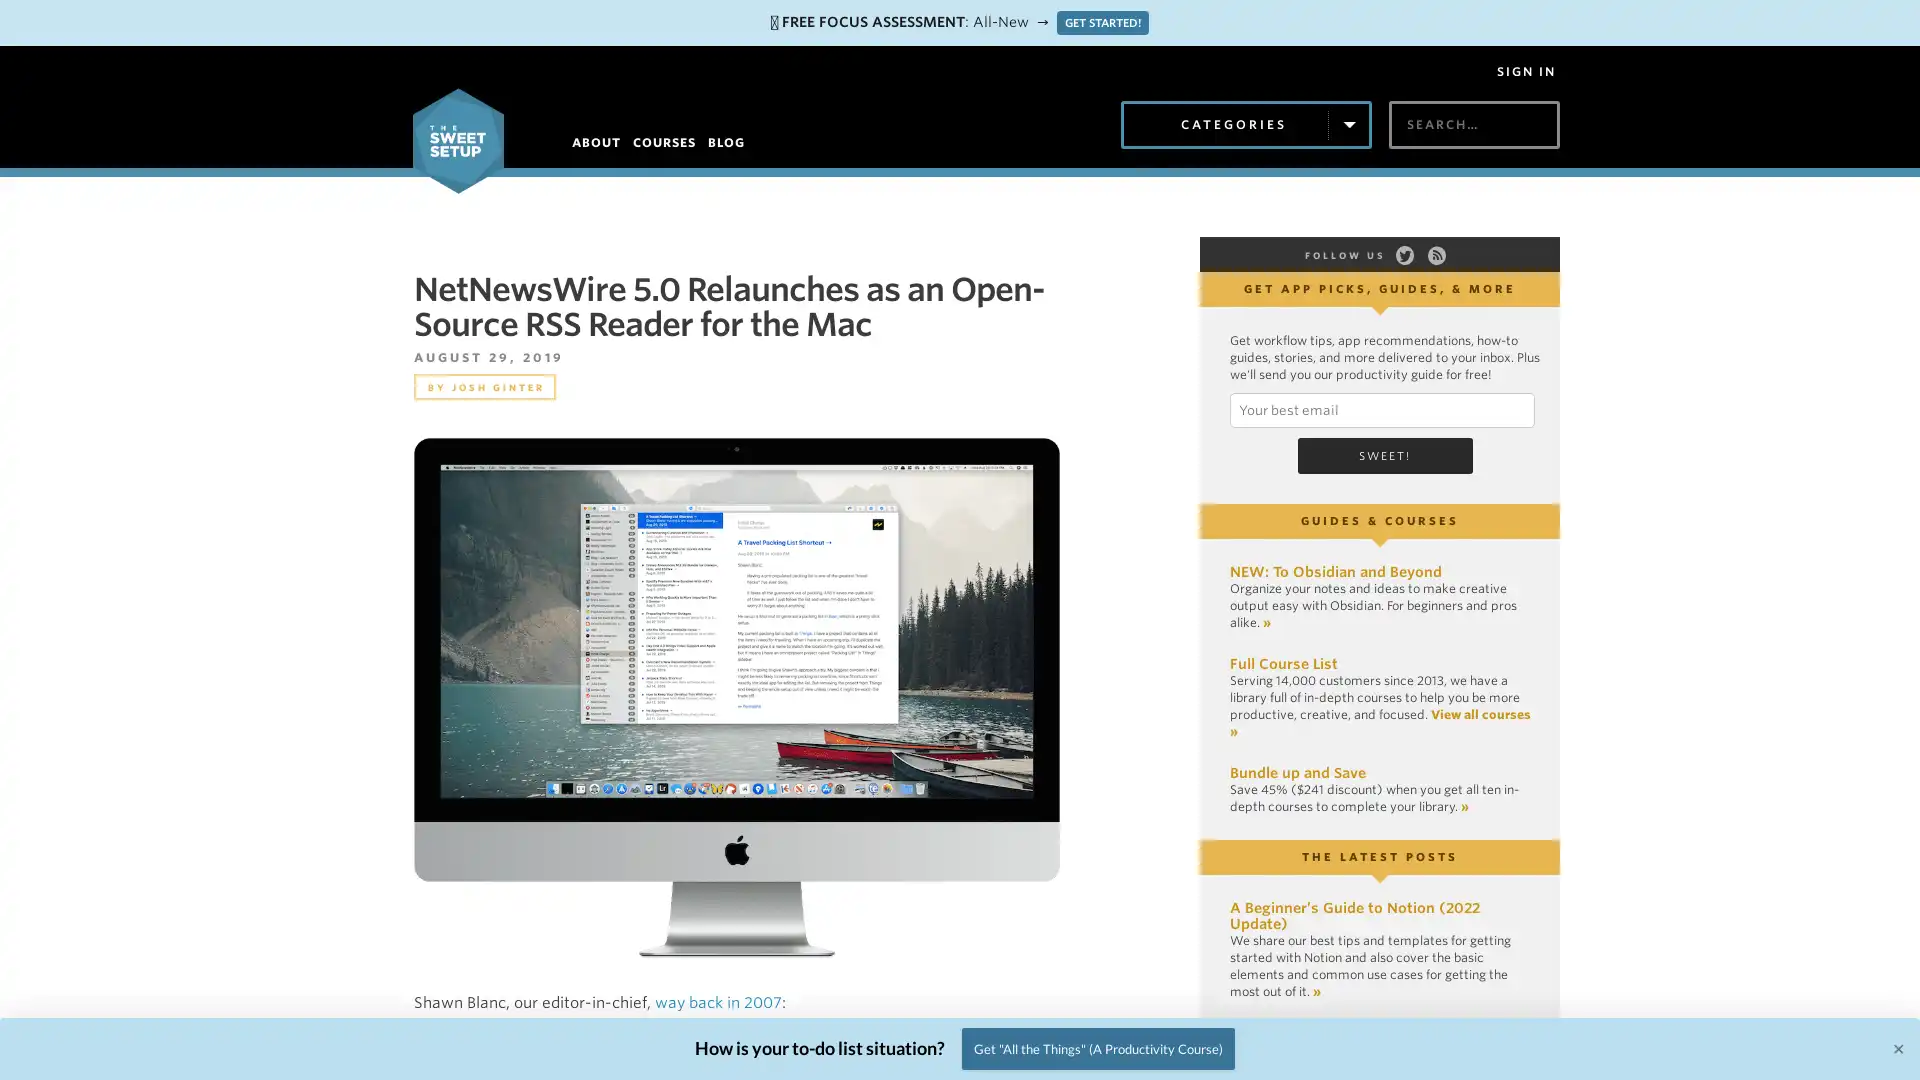 This screenshot has width=1920, height=1080. Describe the element at coordinates (1383, 455) in the screenshot. I see `Sweet!` at that location.